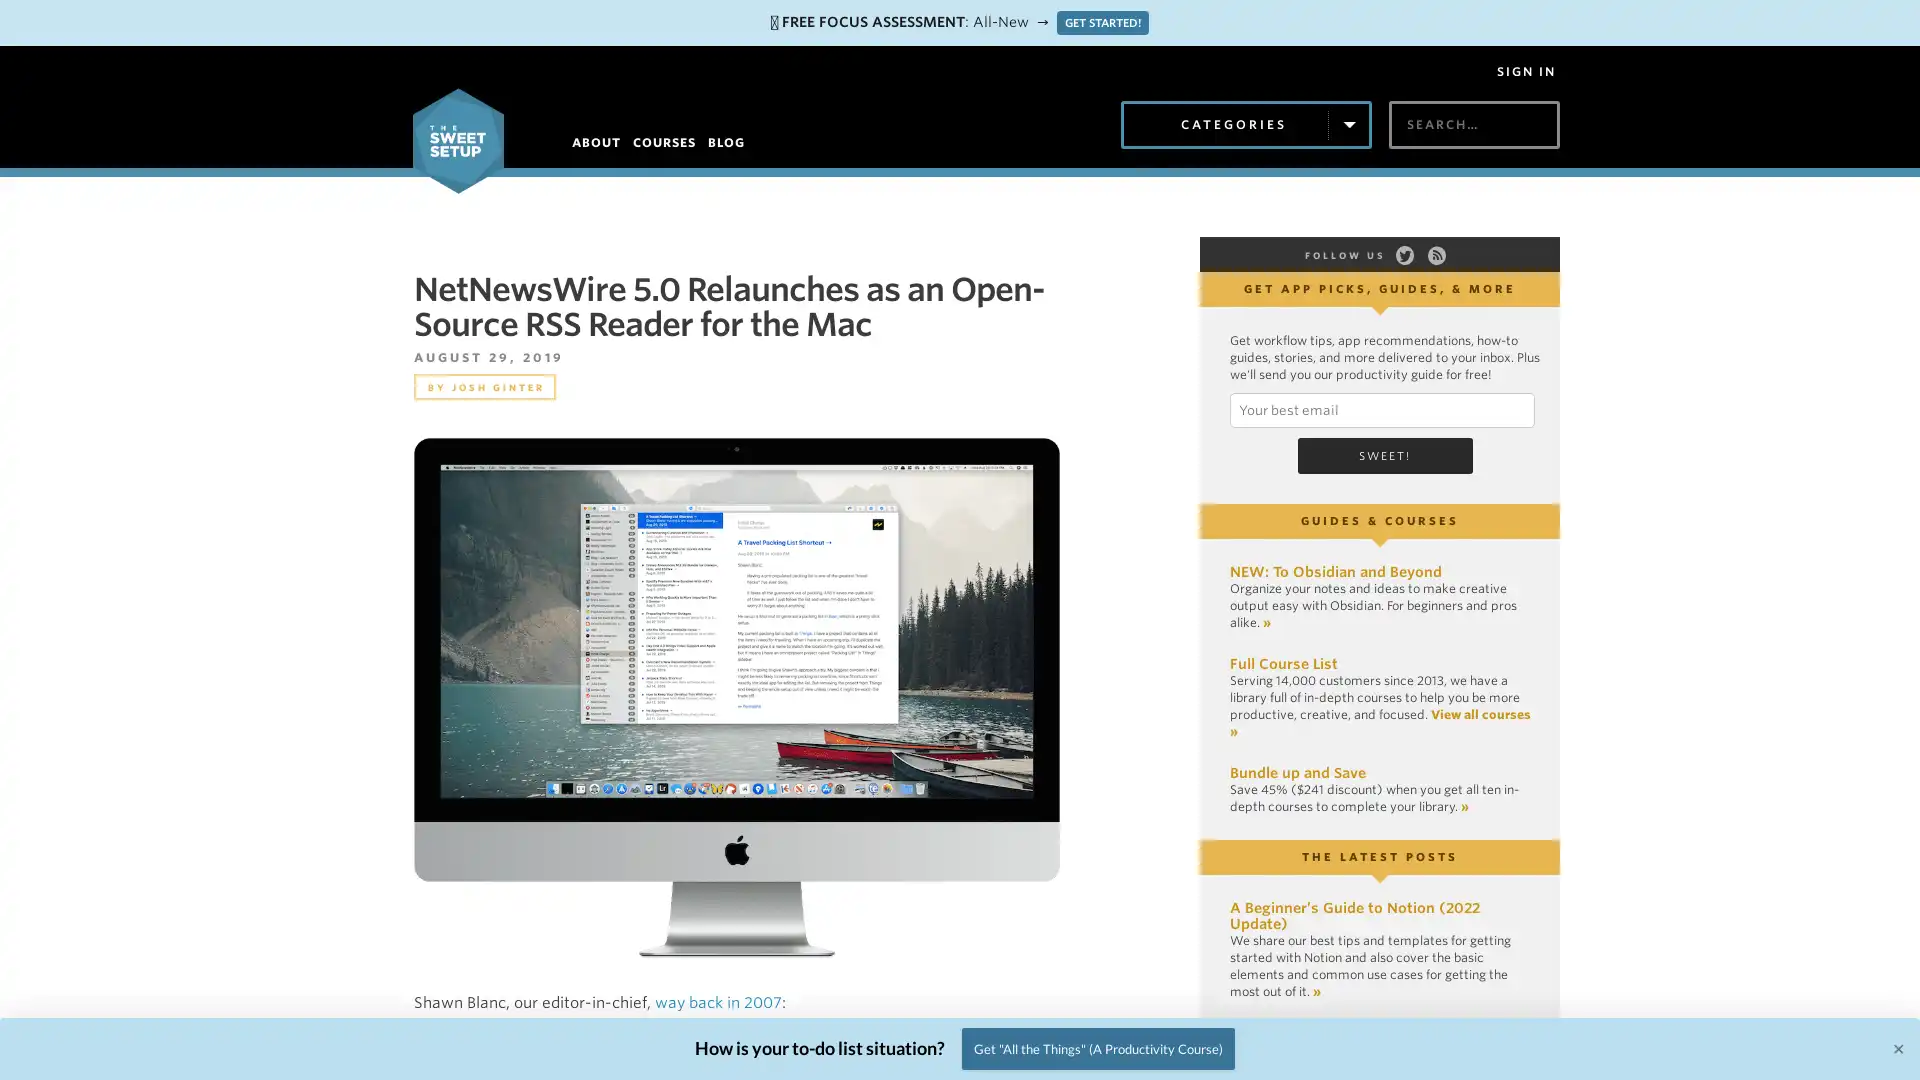 This screenshot has width=1920, height=1080. Describe the element at coordinates (1383, 455) in the screenshot. I see `Sweet!` at that location.